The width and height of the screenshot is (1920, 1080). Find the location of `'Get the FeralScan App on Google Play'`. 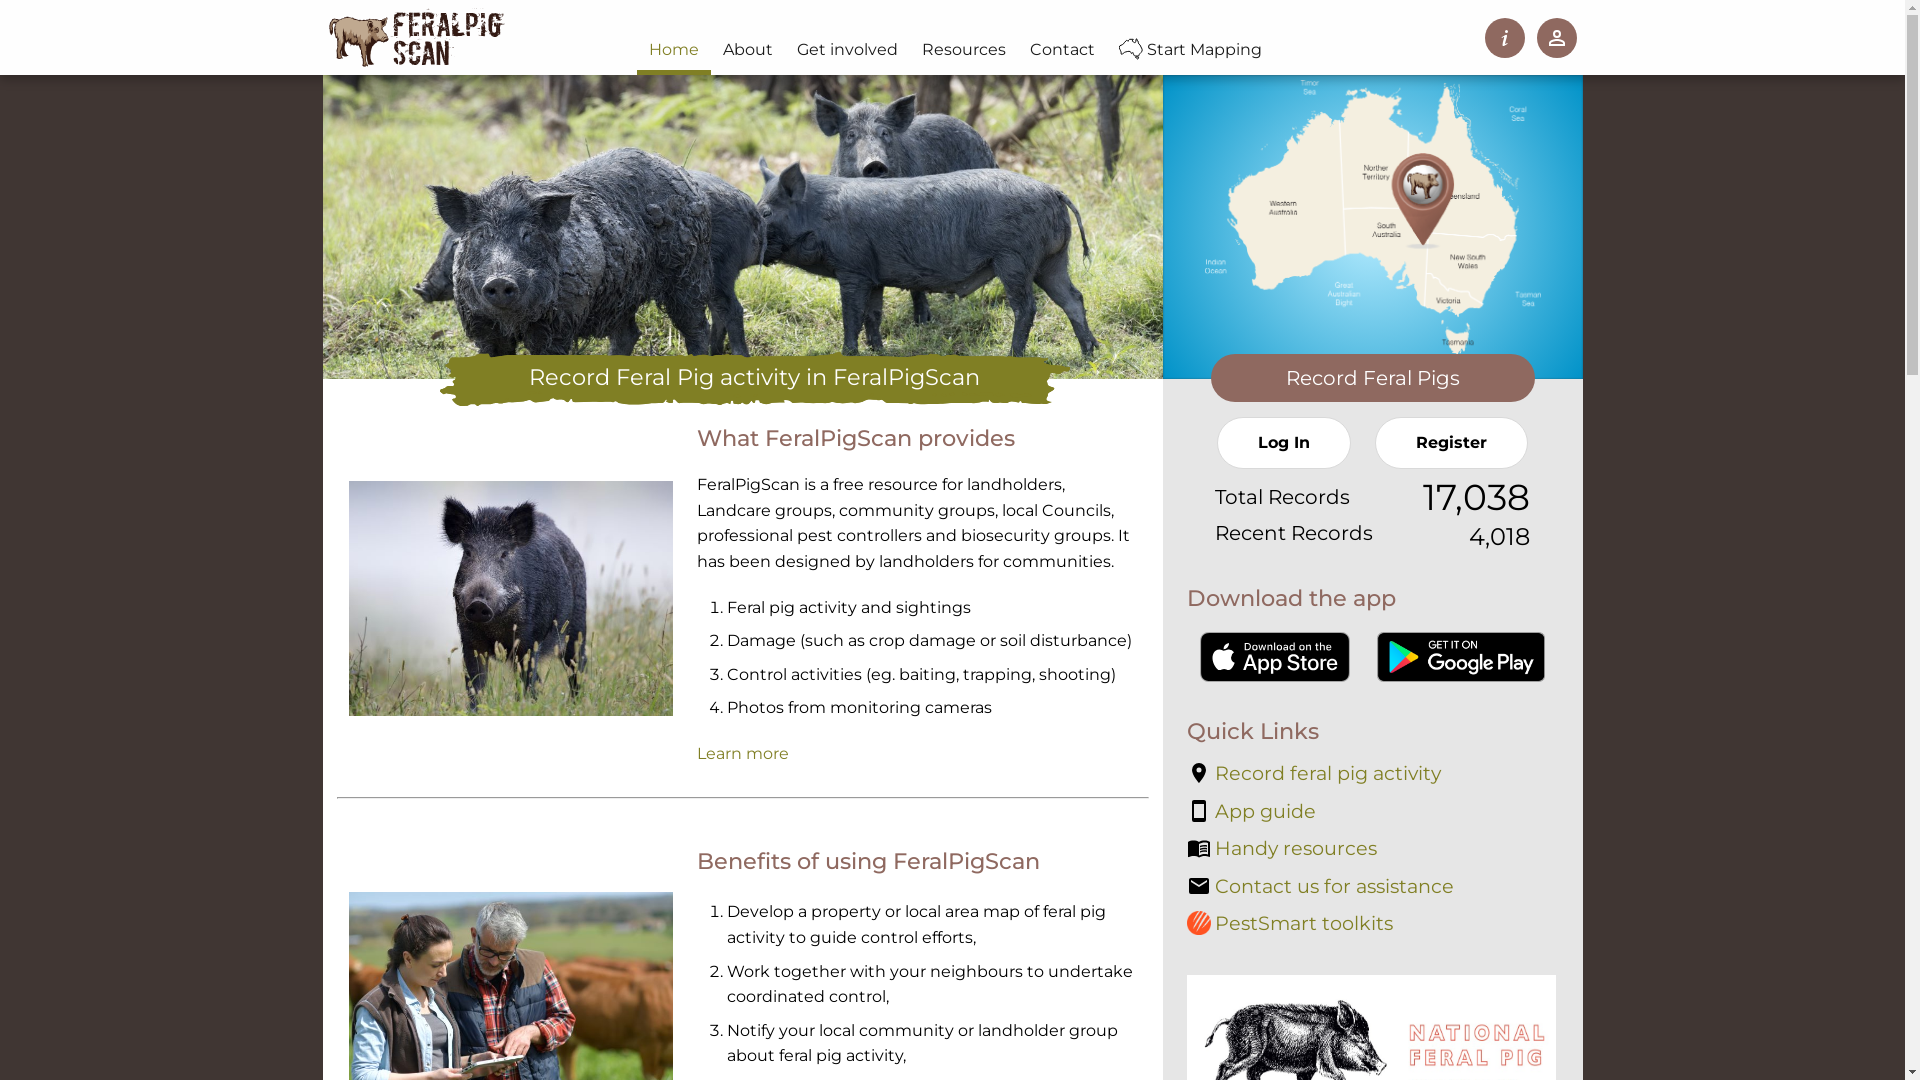

'Get the FeralScan App on Google Play' is located at coordinates (1376, 656).